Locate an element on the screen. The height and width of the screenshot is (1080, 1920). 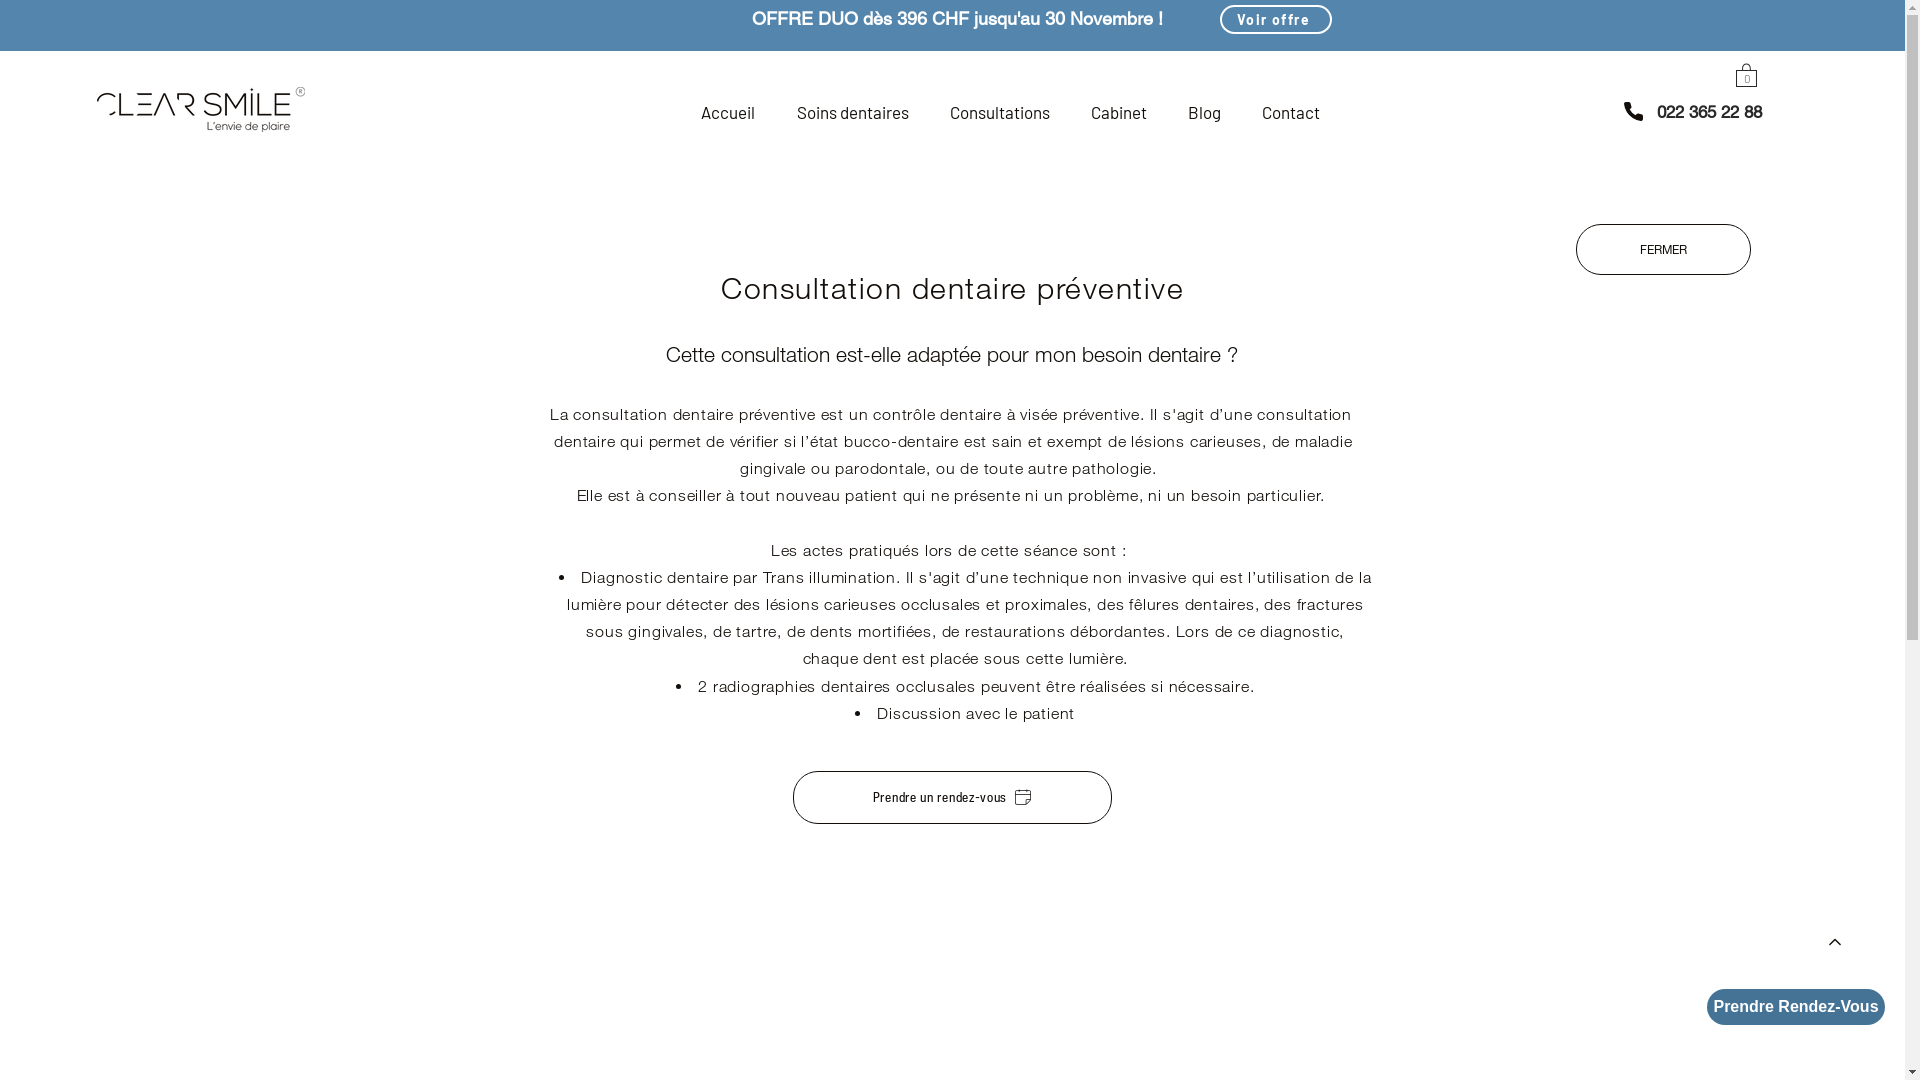
'Accueil' is located at coordinates (727, 111).